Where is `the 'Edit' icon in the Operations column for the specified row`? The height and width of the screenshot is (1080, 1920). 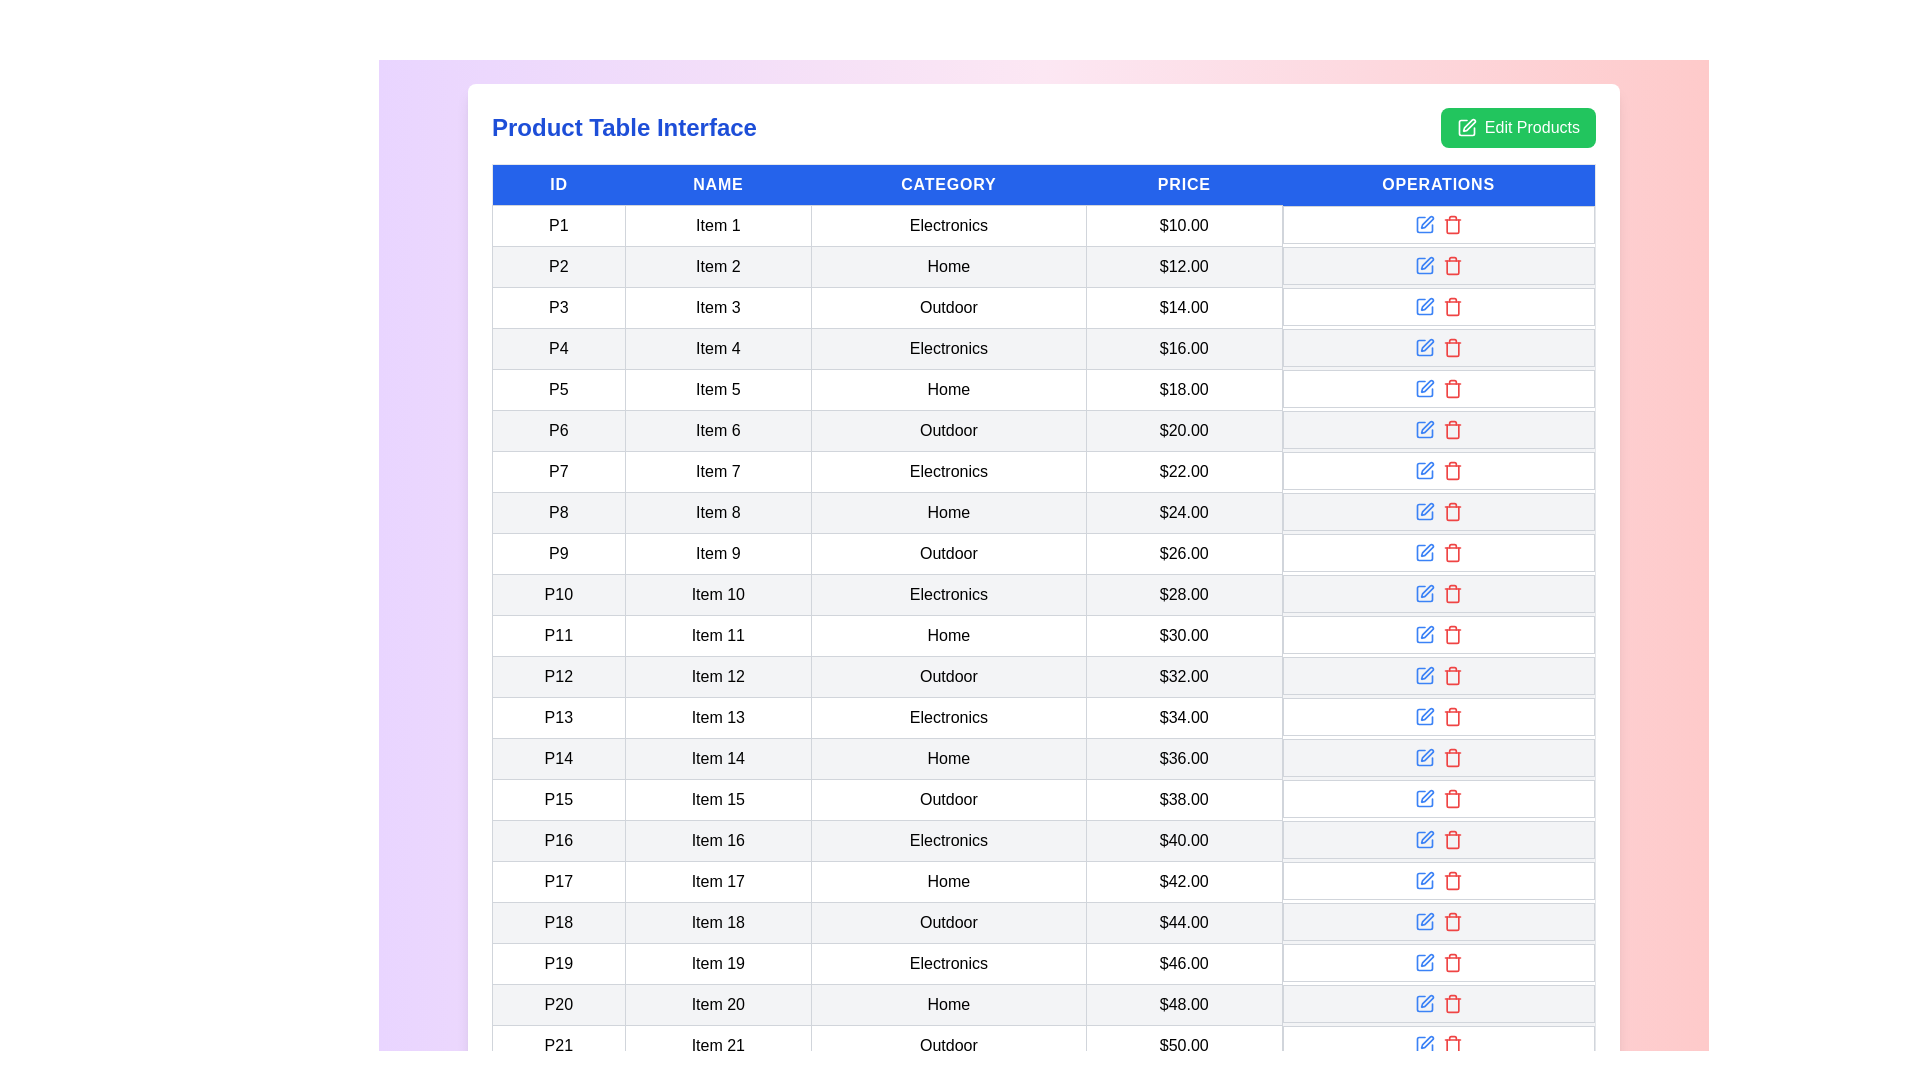
the 'Edit' icon in the Operations column for the specified row is located at coordinates (1423, 224).